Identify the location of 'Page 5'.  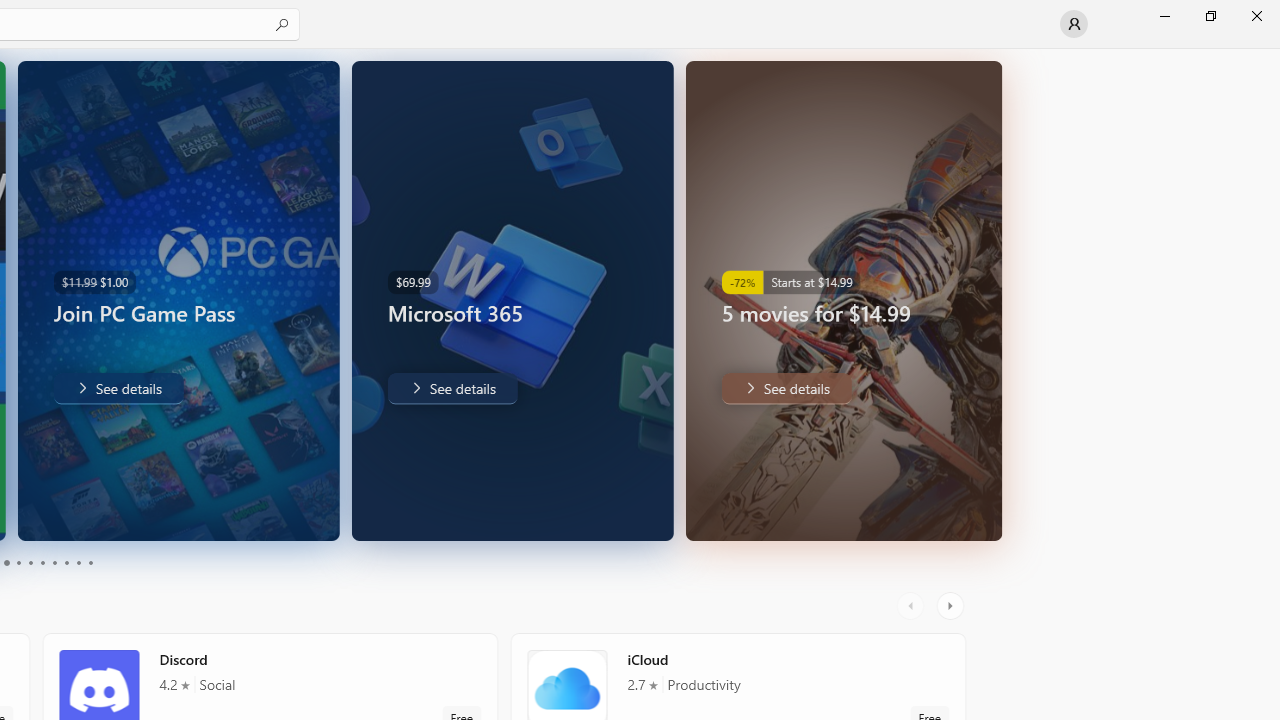
(30, 563).